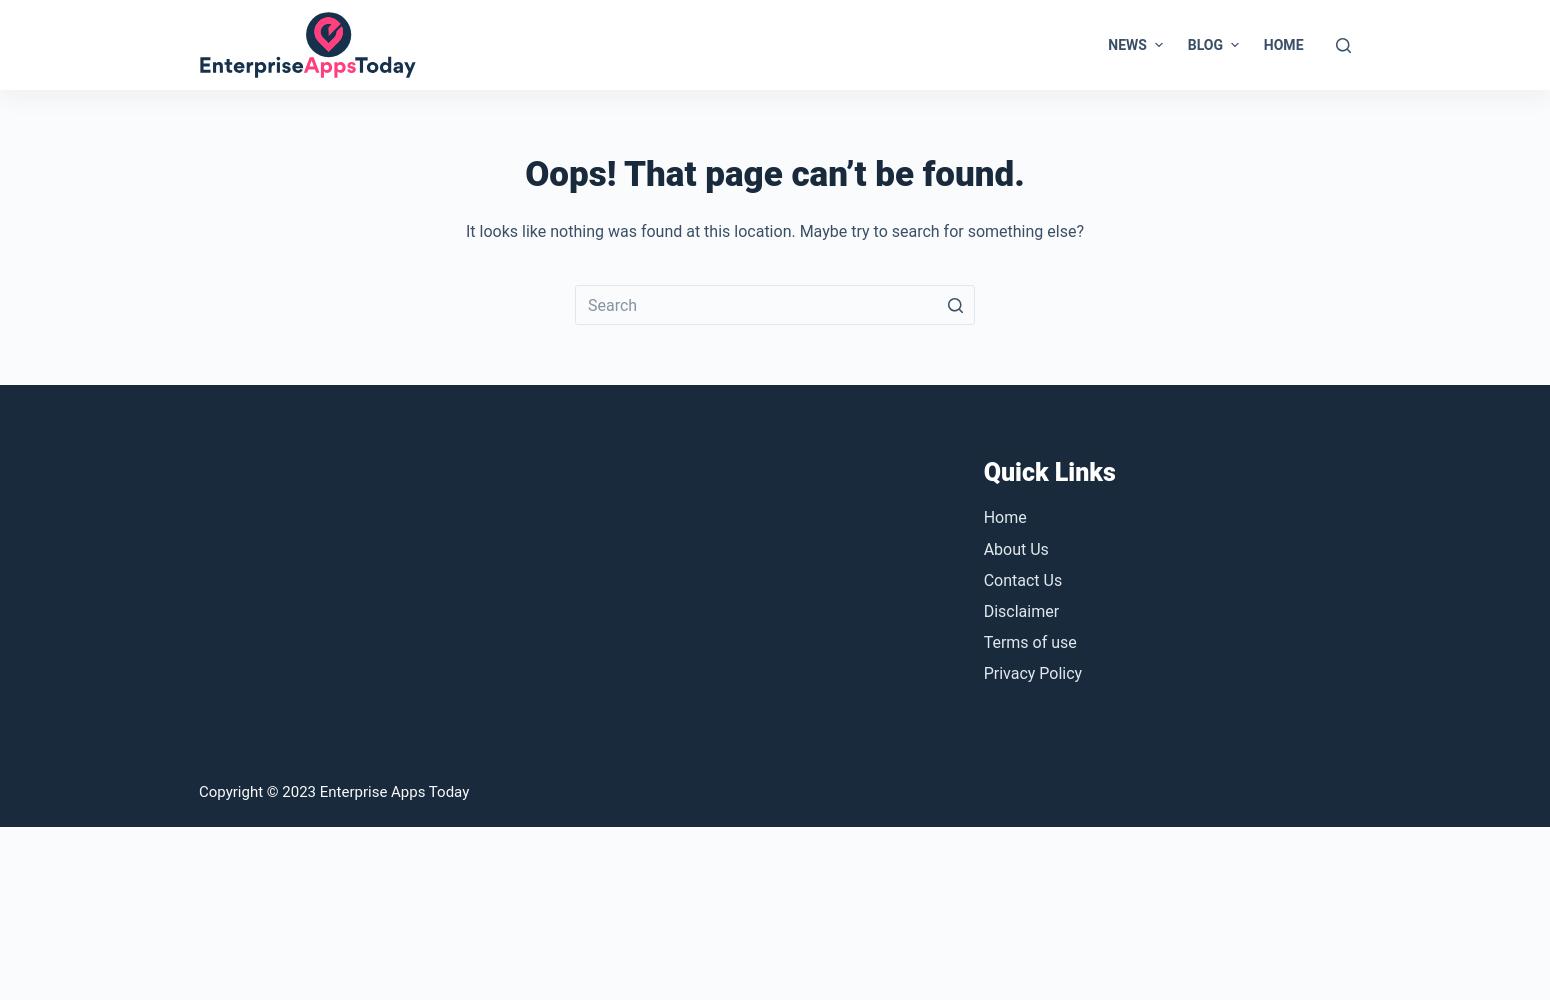  I want to click on 'Contact Us', so click(1022, 578).